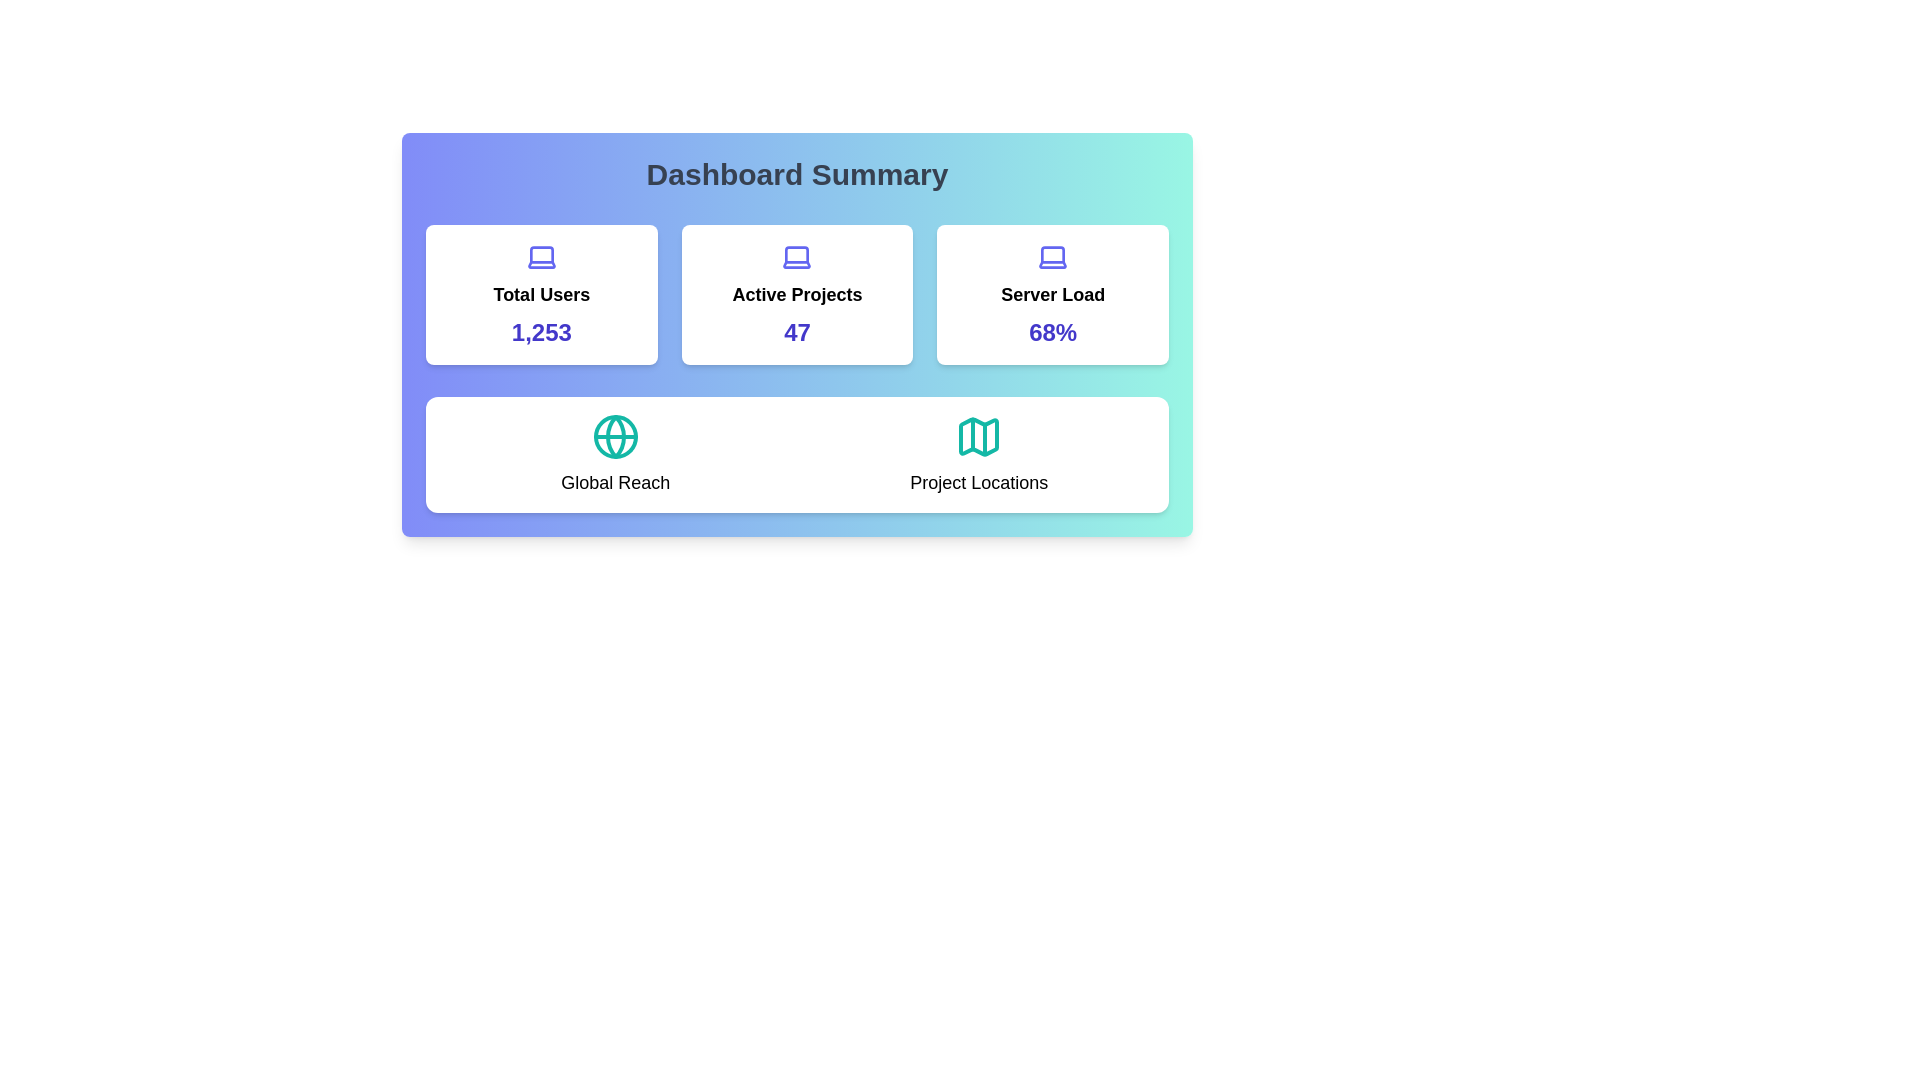  Describe the element at coordinates (1052, 294) in the screenshot. I see `the 'Server Load' text label, which is styled in bold and positioned within a card on the rightmost side of a three-part layout, above the percentage value '68%' and below a laptop icon` at that location.